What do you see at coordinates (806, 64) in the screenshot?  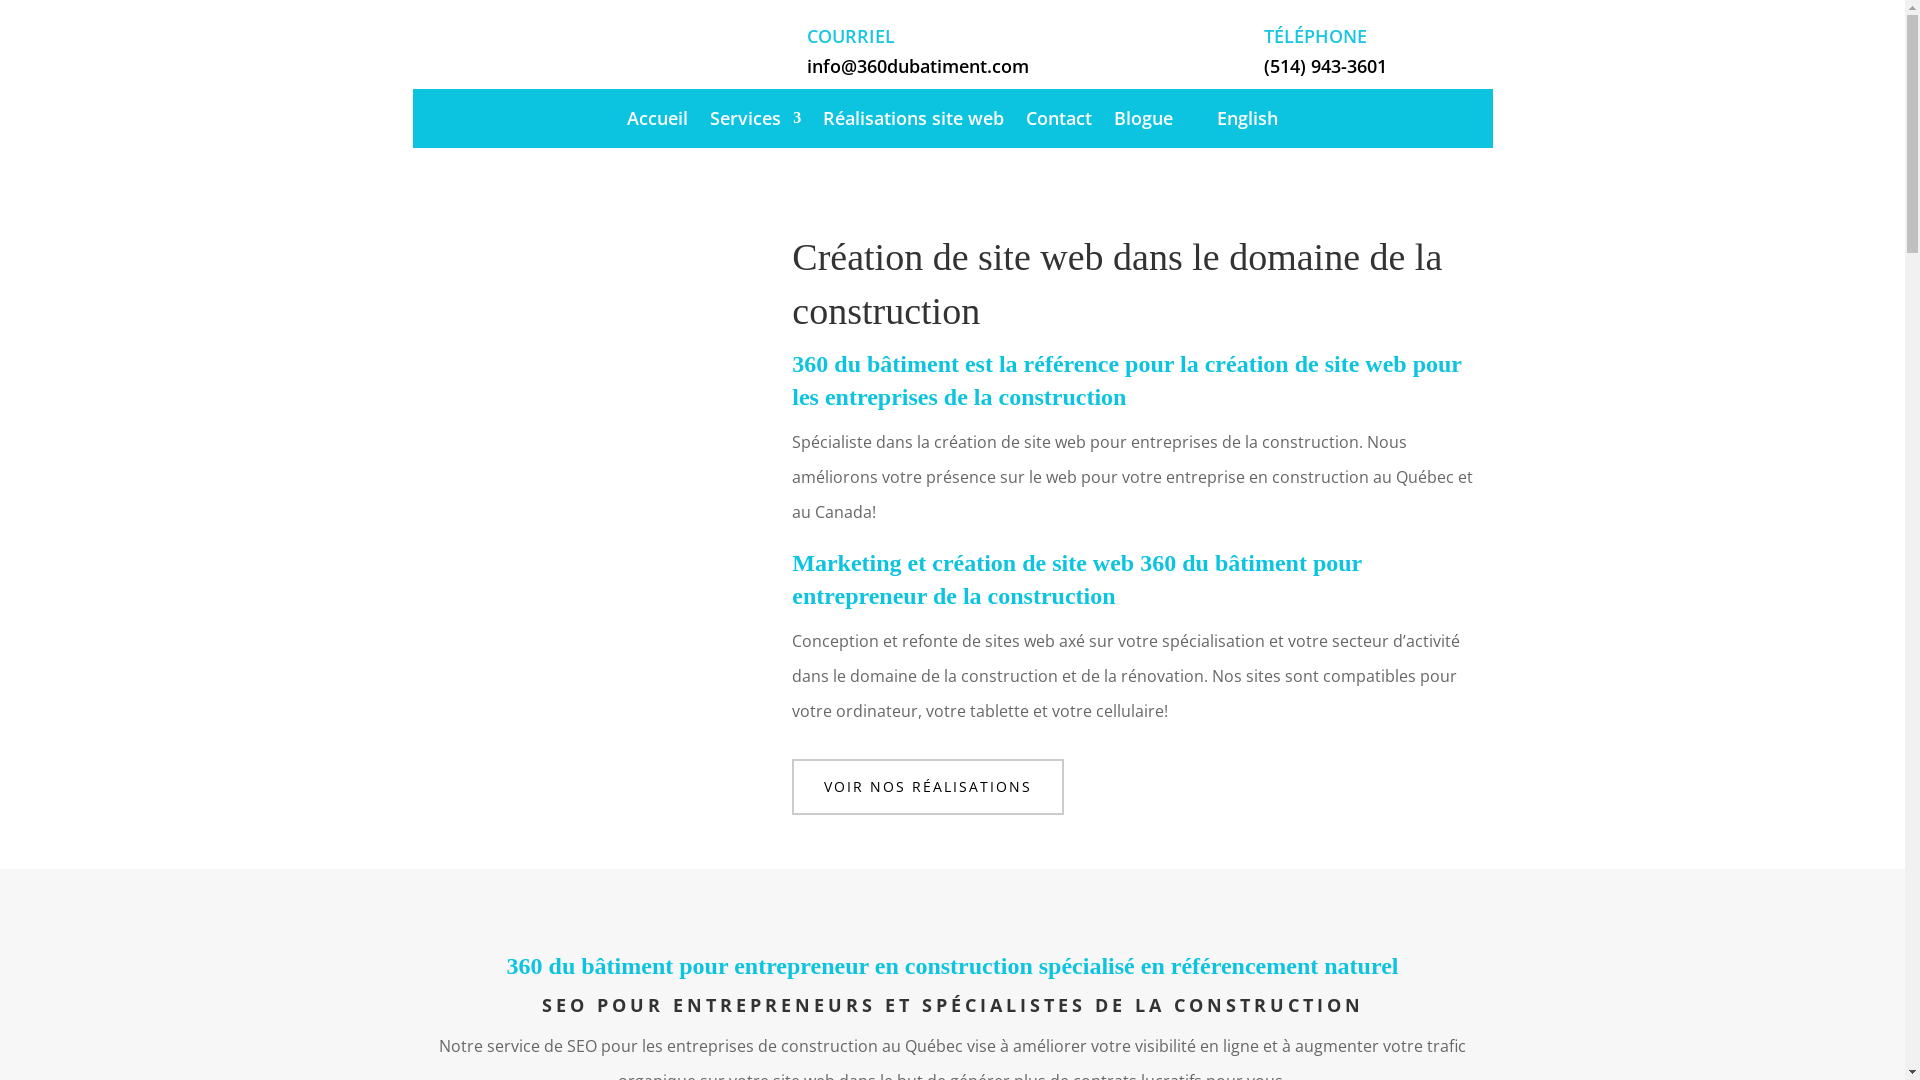 I see `'info@360dubatiment.com'` at bounding box center [806, 64].